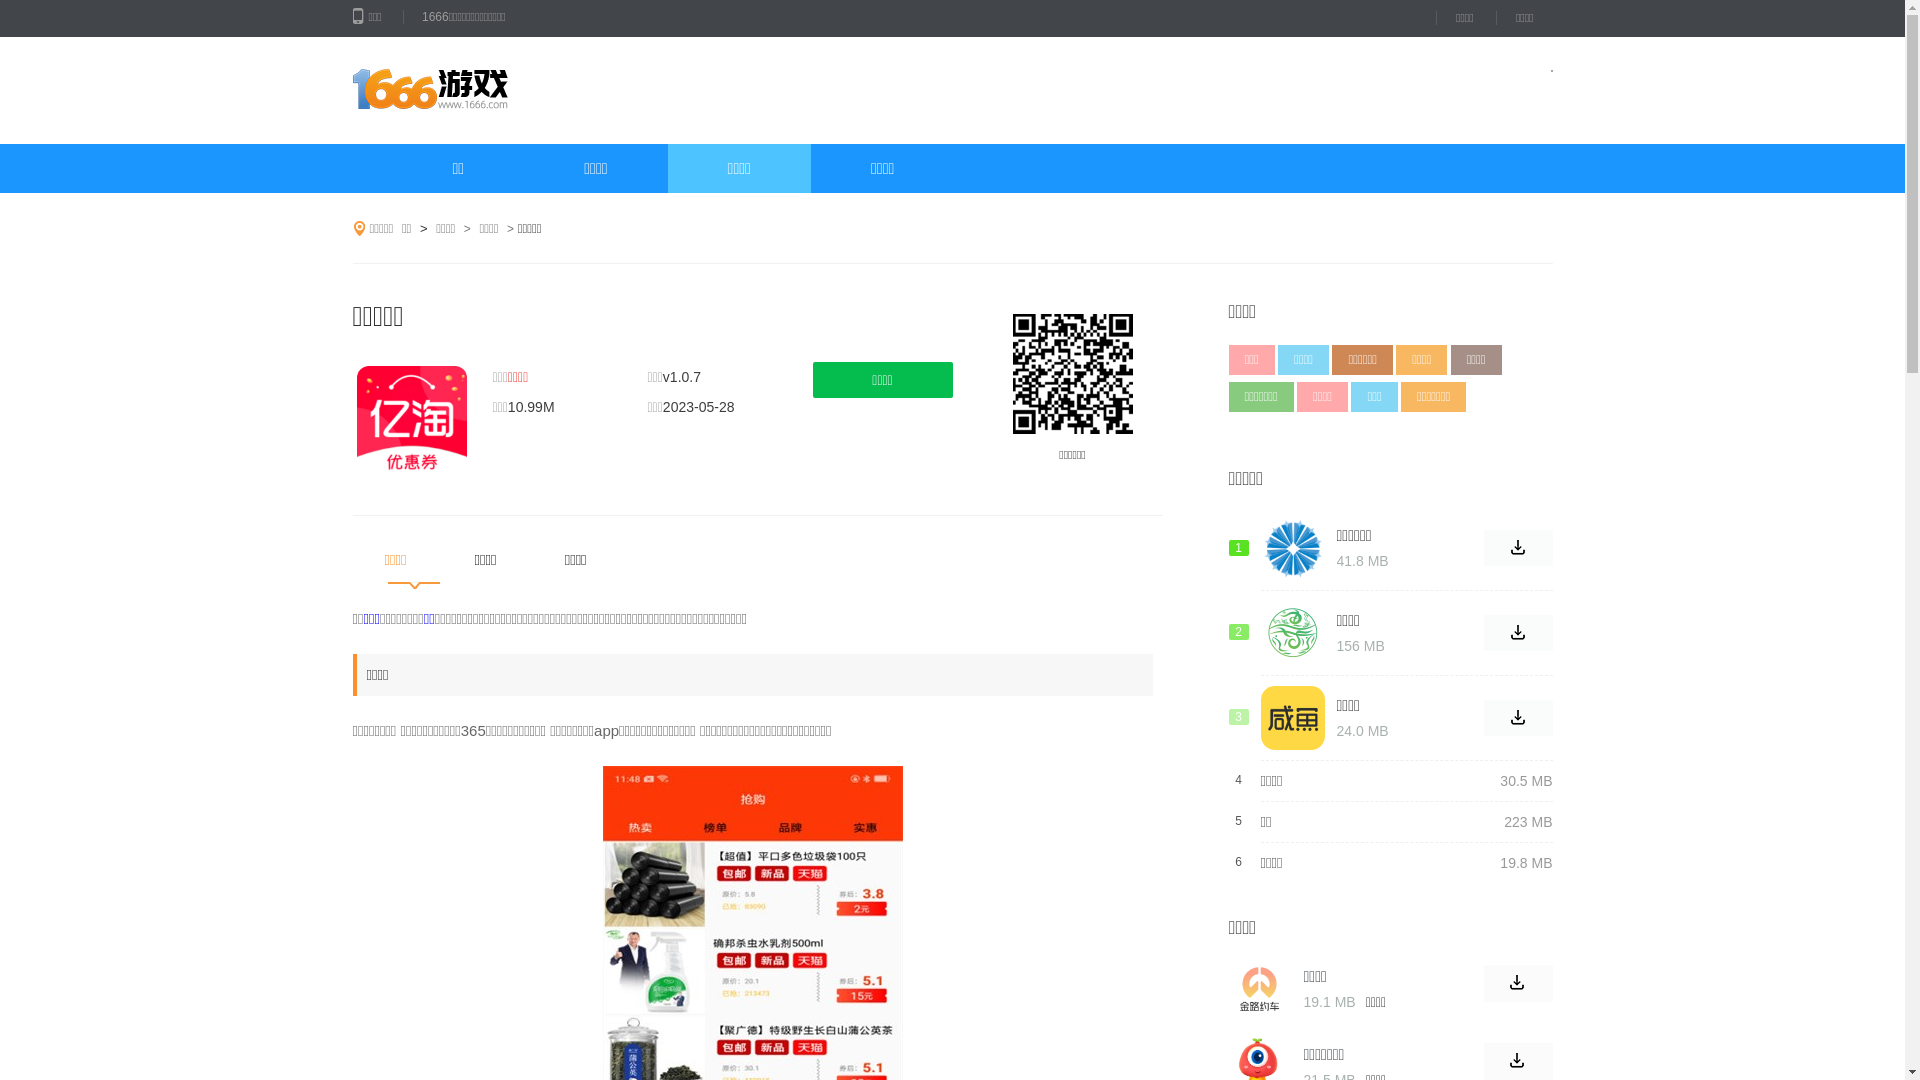 This screenshot has width=1920, height=1080. Describe the element at coordinates (1070, 374) in the screenshot. I see `'http://m.1666.com/az/v190419.html'` at that location.